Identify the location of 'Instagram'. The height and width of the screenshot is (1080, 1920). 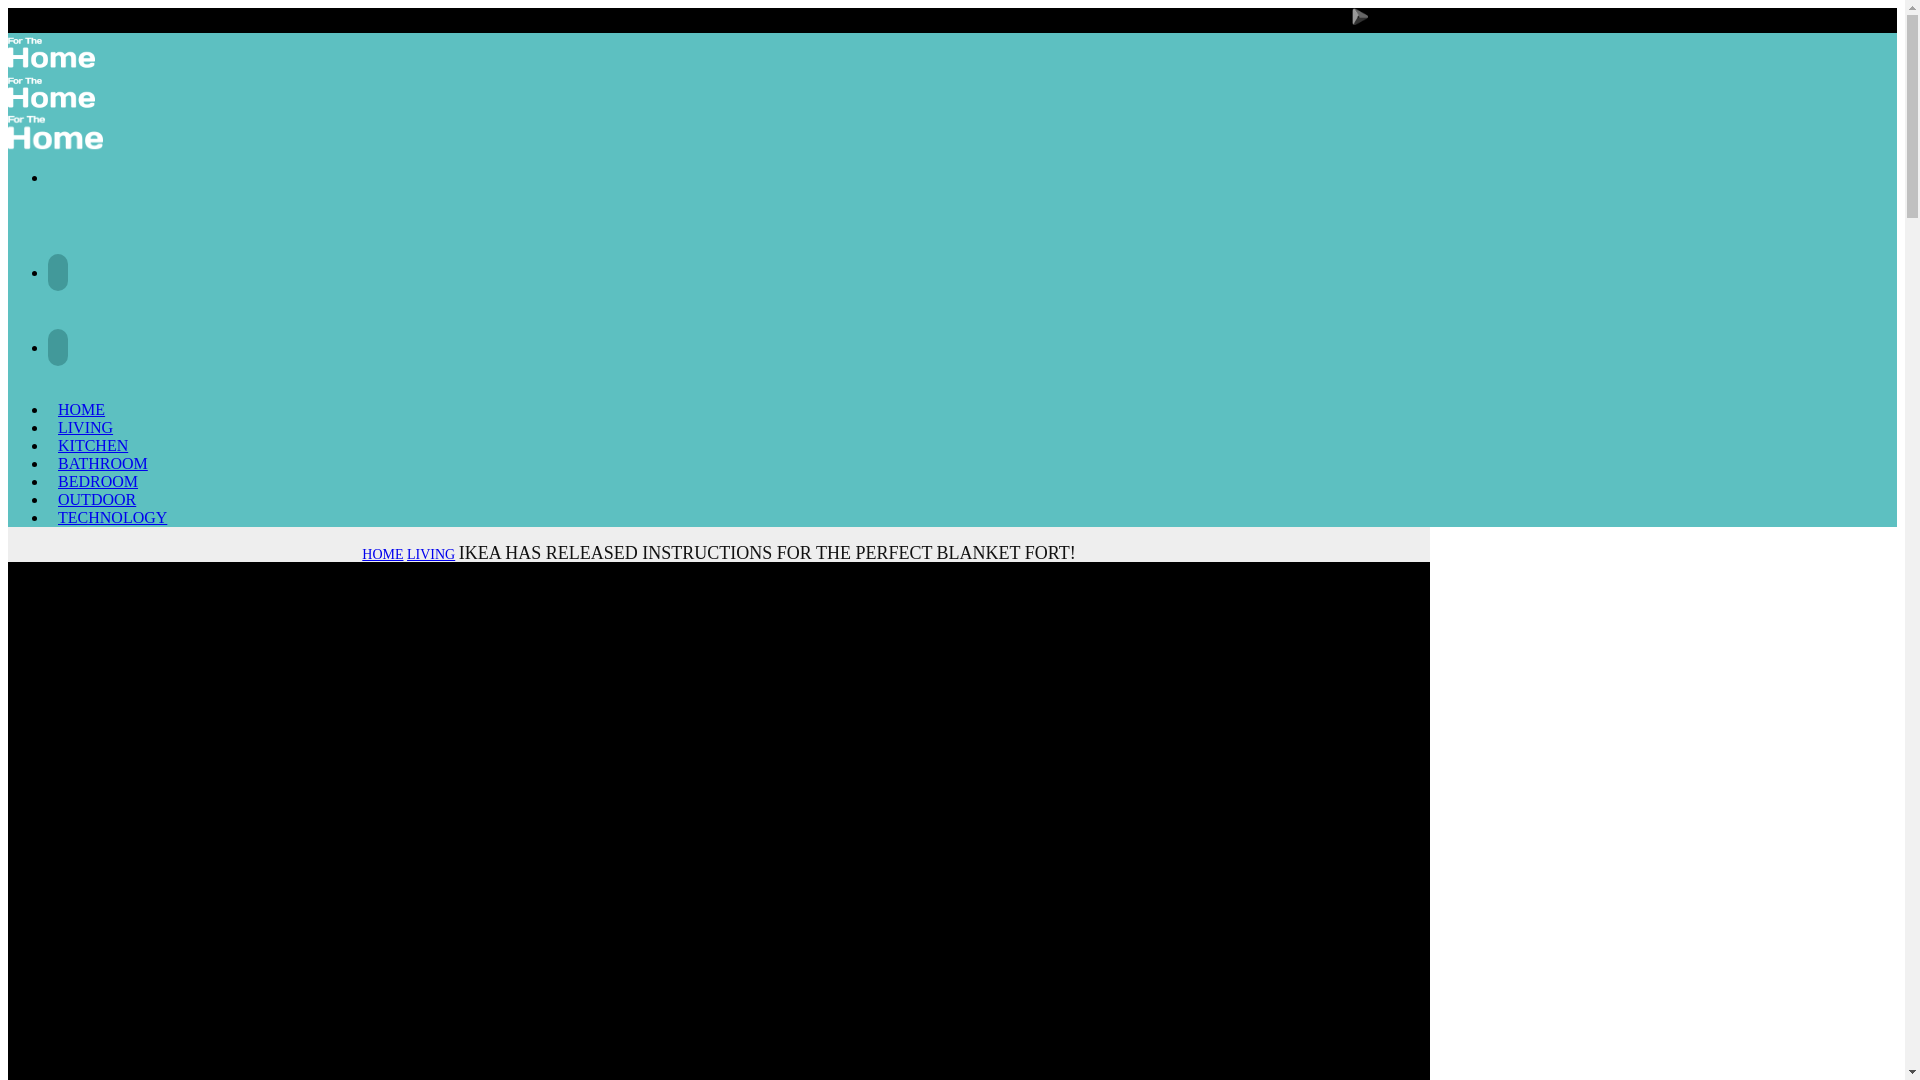
(57, 346).